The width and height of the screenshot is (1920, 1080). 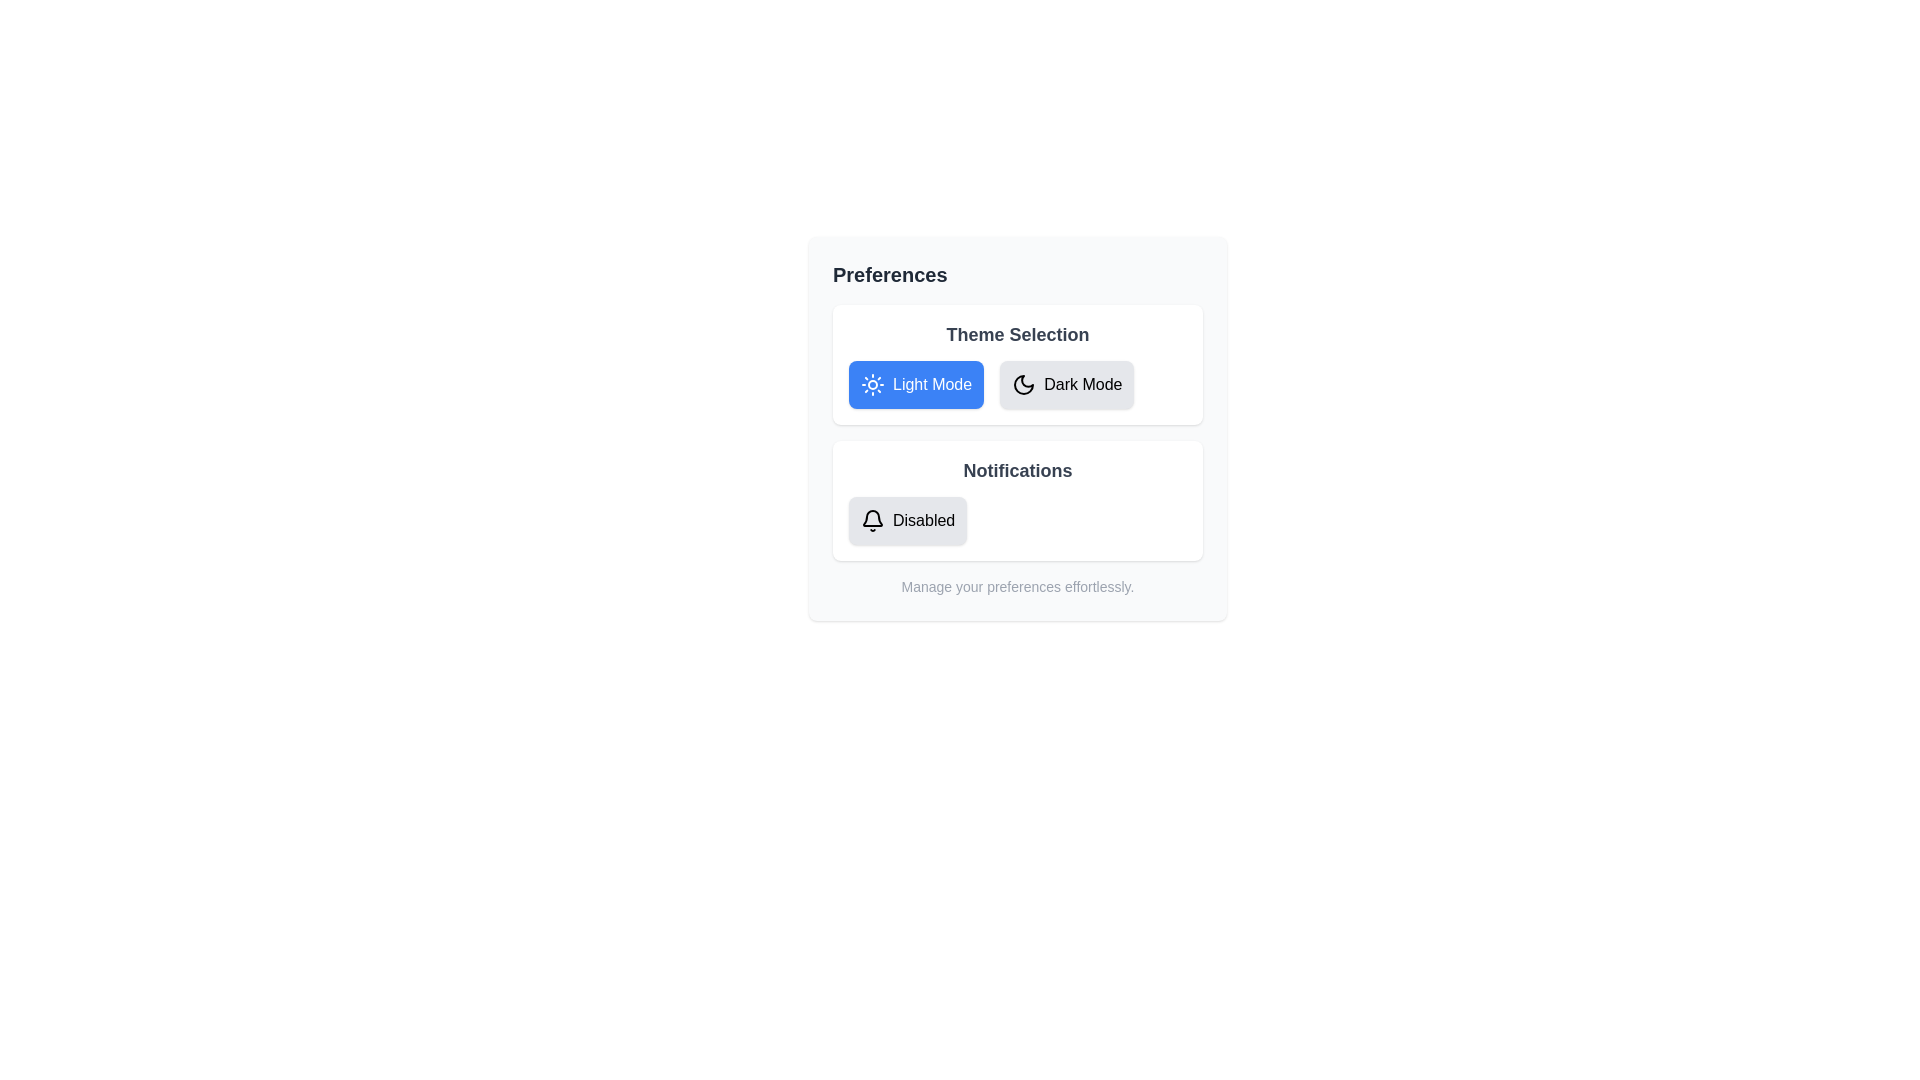 What do you see at coordinates (1082, 385) in the screenshot?
I see `the 'Dark Mode' text label` at bounding box center [1082, 385].